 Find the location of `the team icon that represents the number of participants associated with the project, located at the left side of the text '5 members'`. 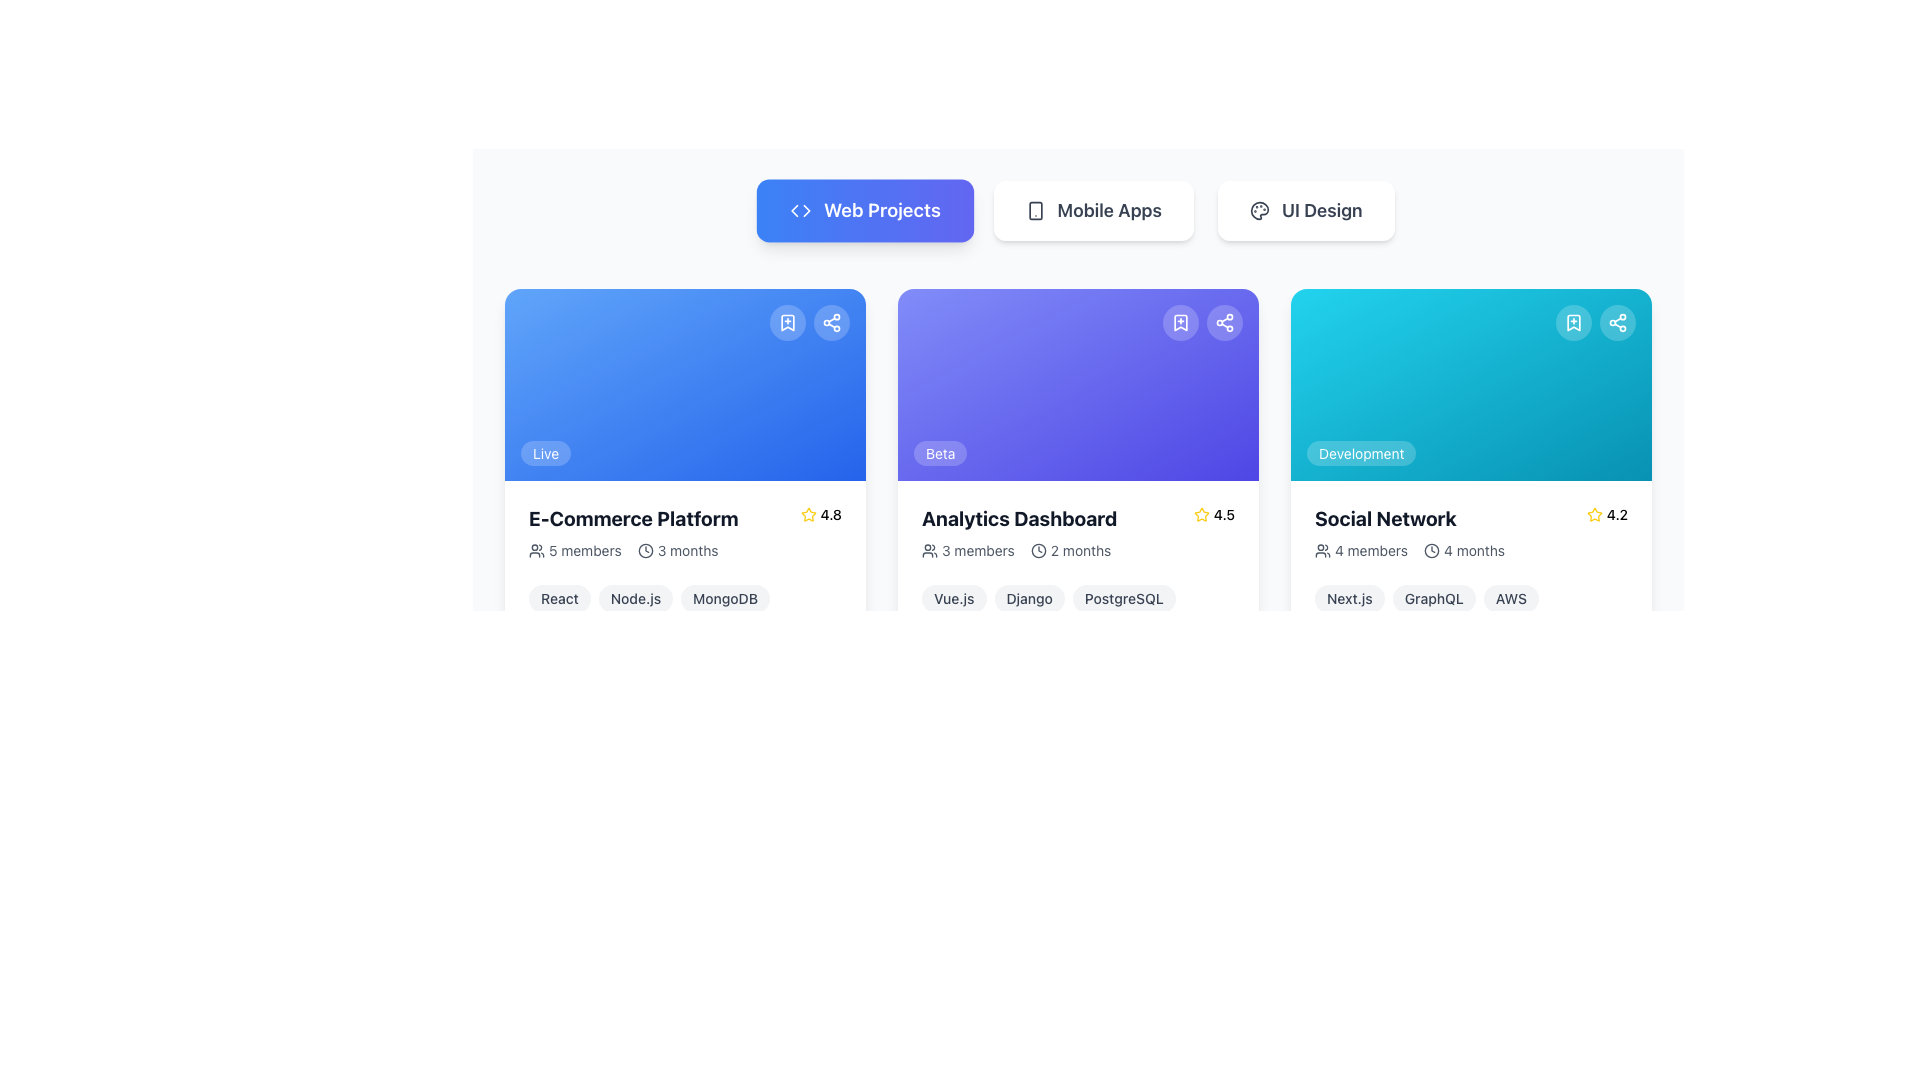

the team icon that represents the number of participants associated with the project, located at the left side of the text '5 members' is located at coordinates (537, 551).